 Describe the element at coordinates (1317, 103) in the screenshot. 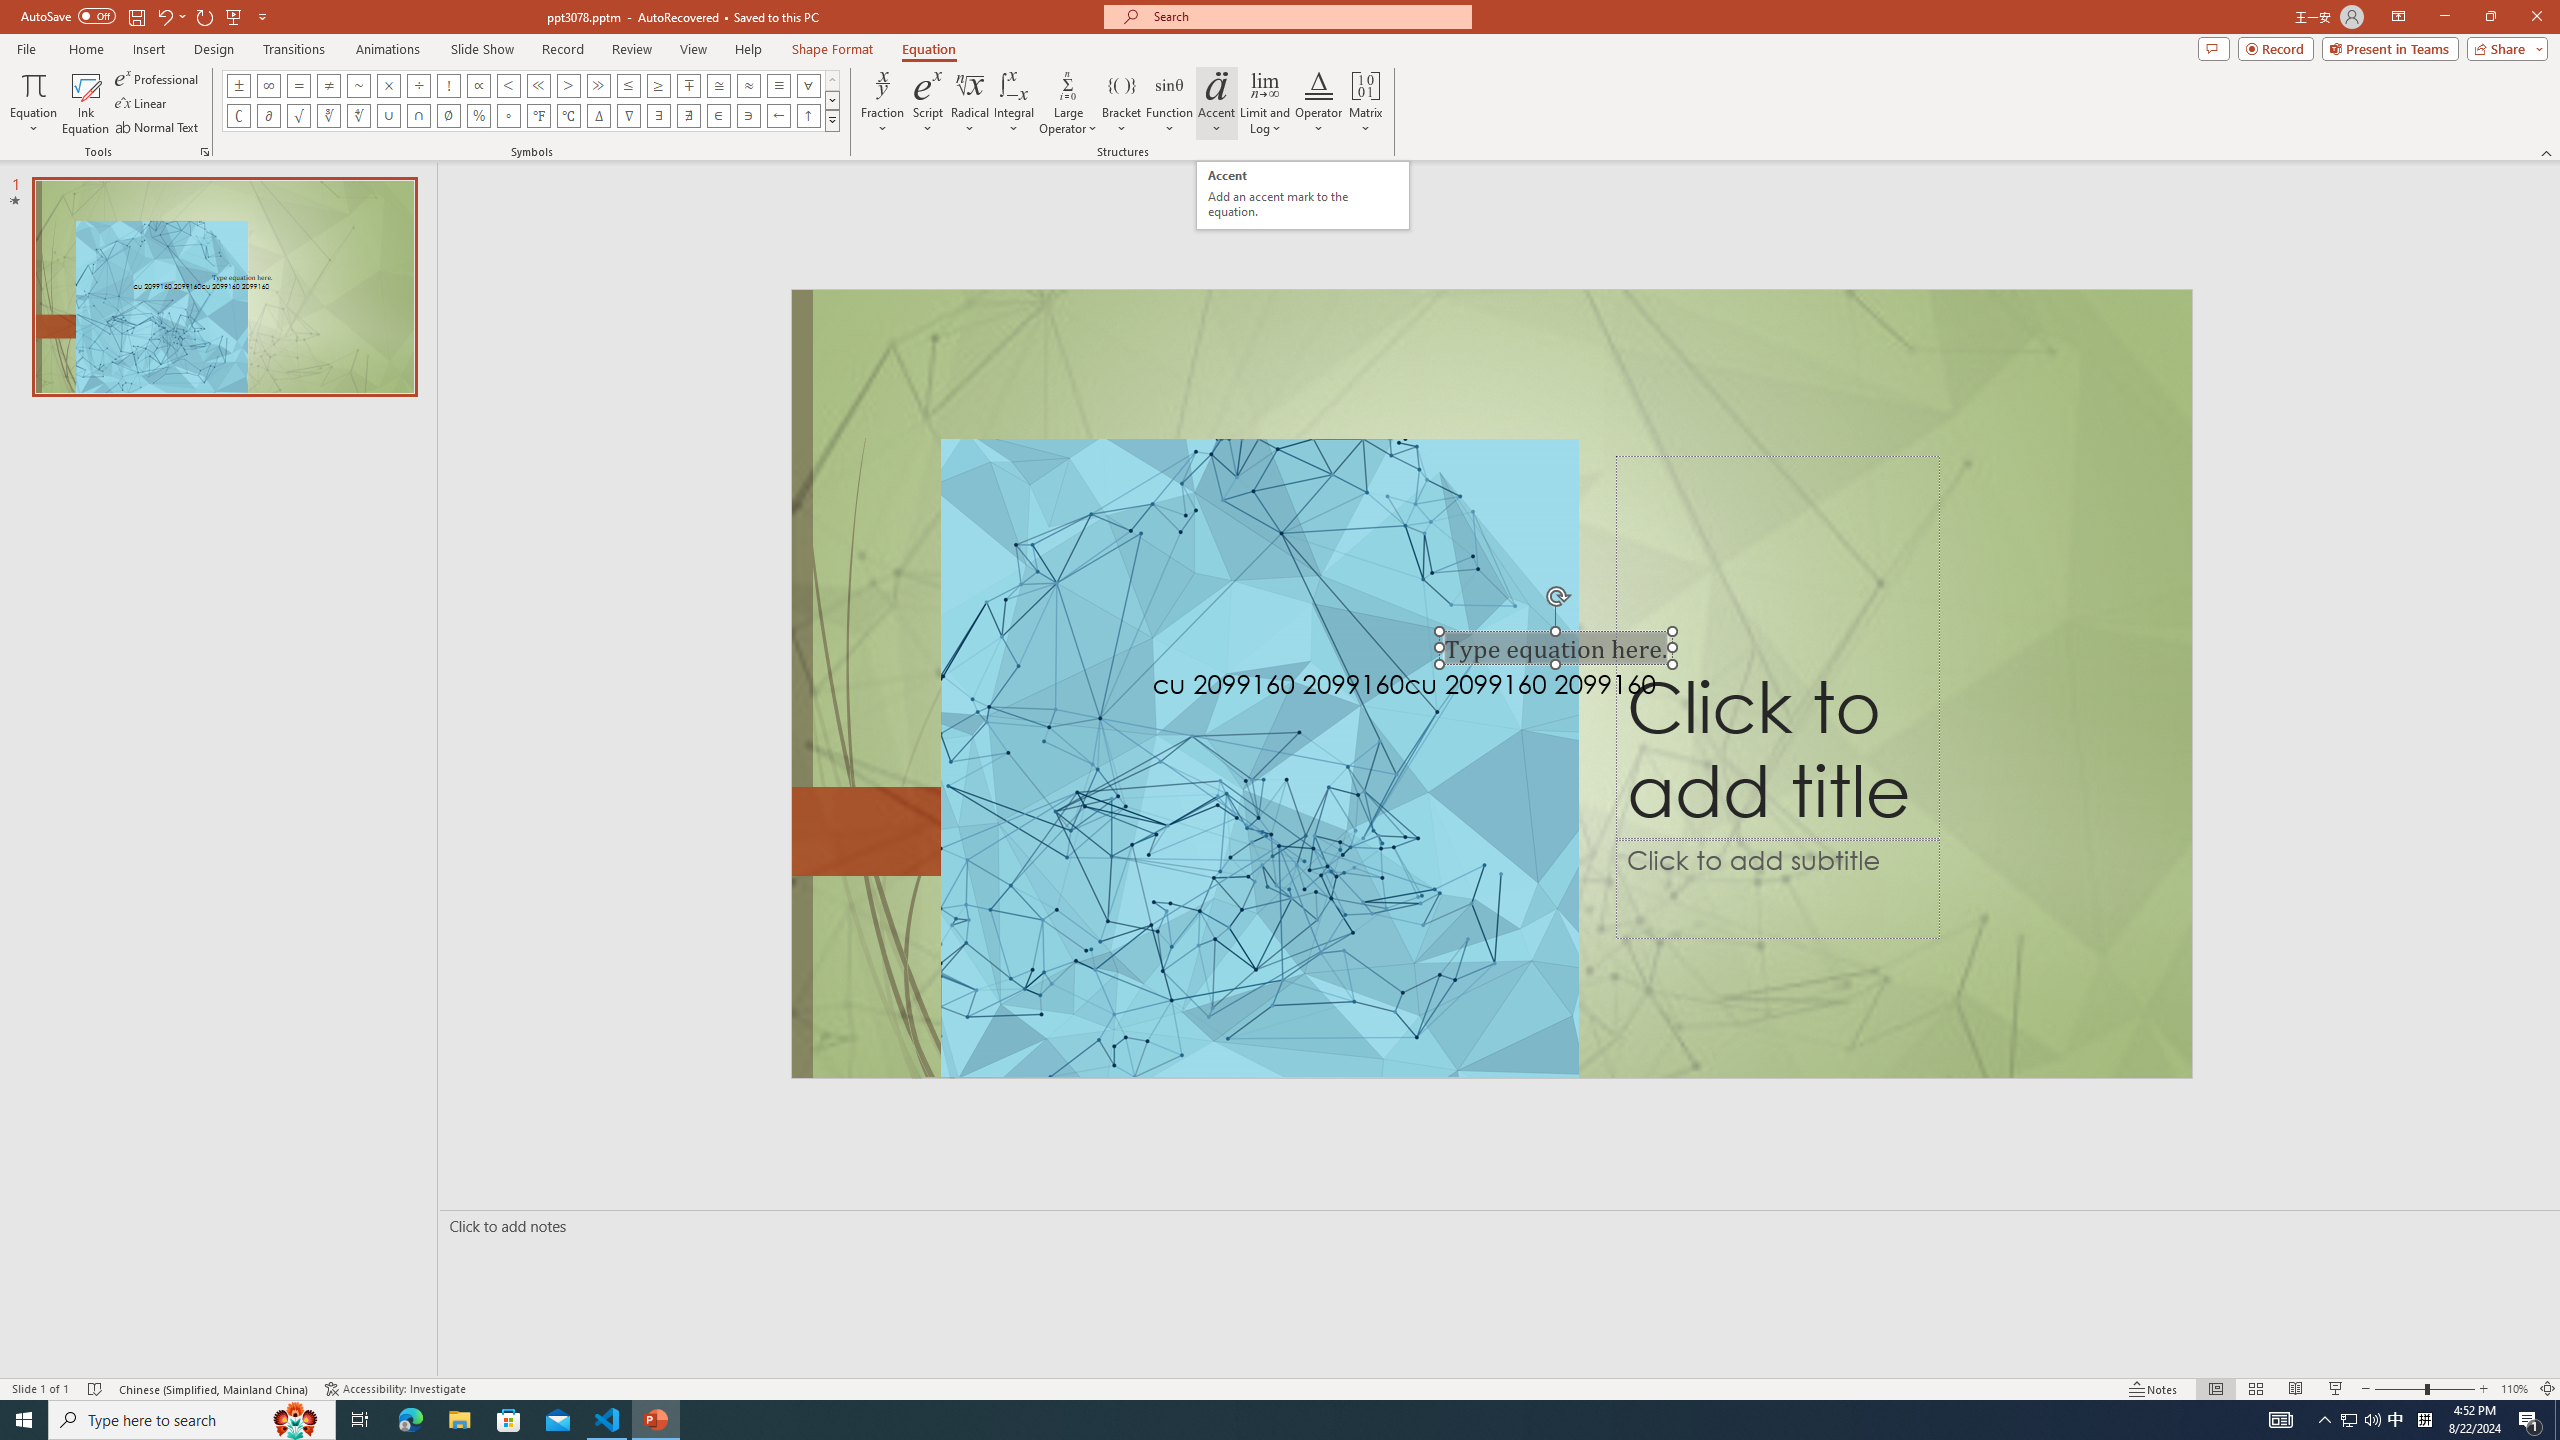

I see `'Operator'` at that location.